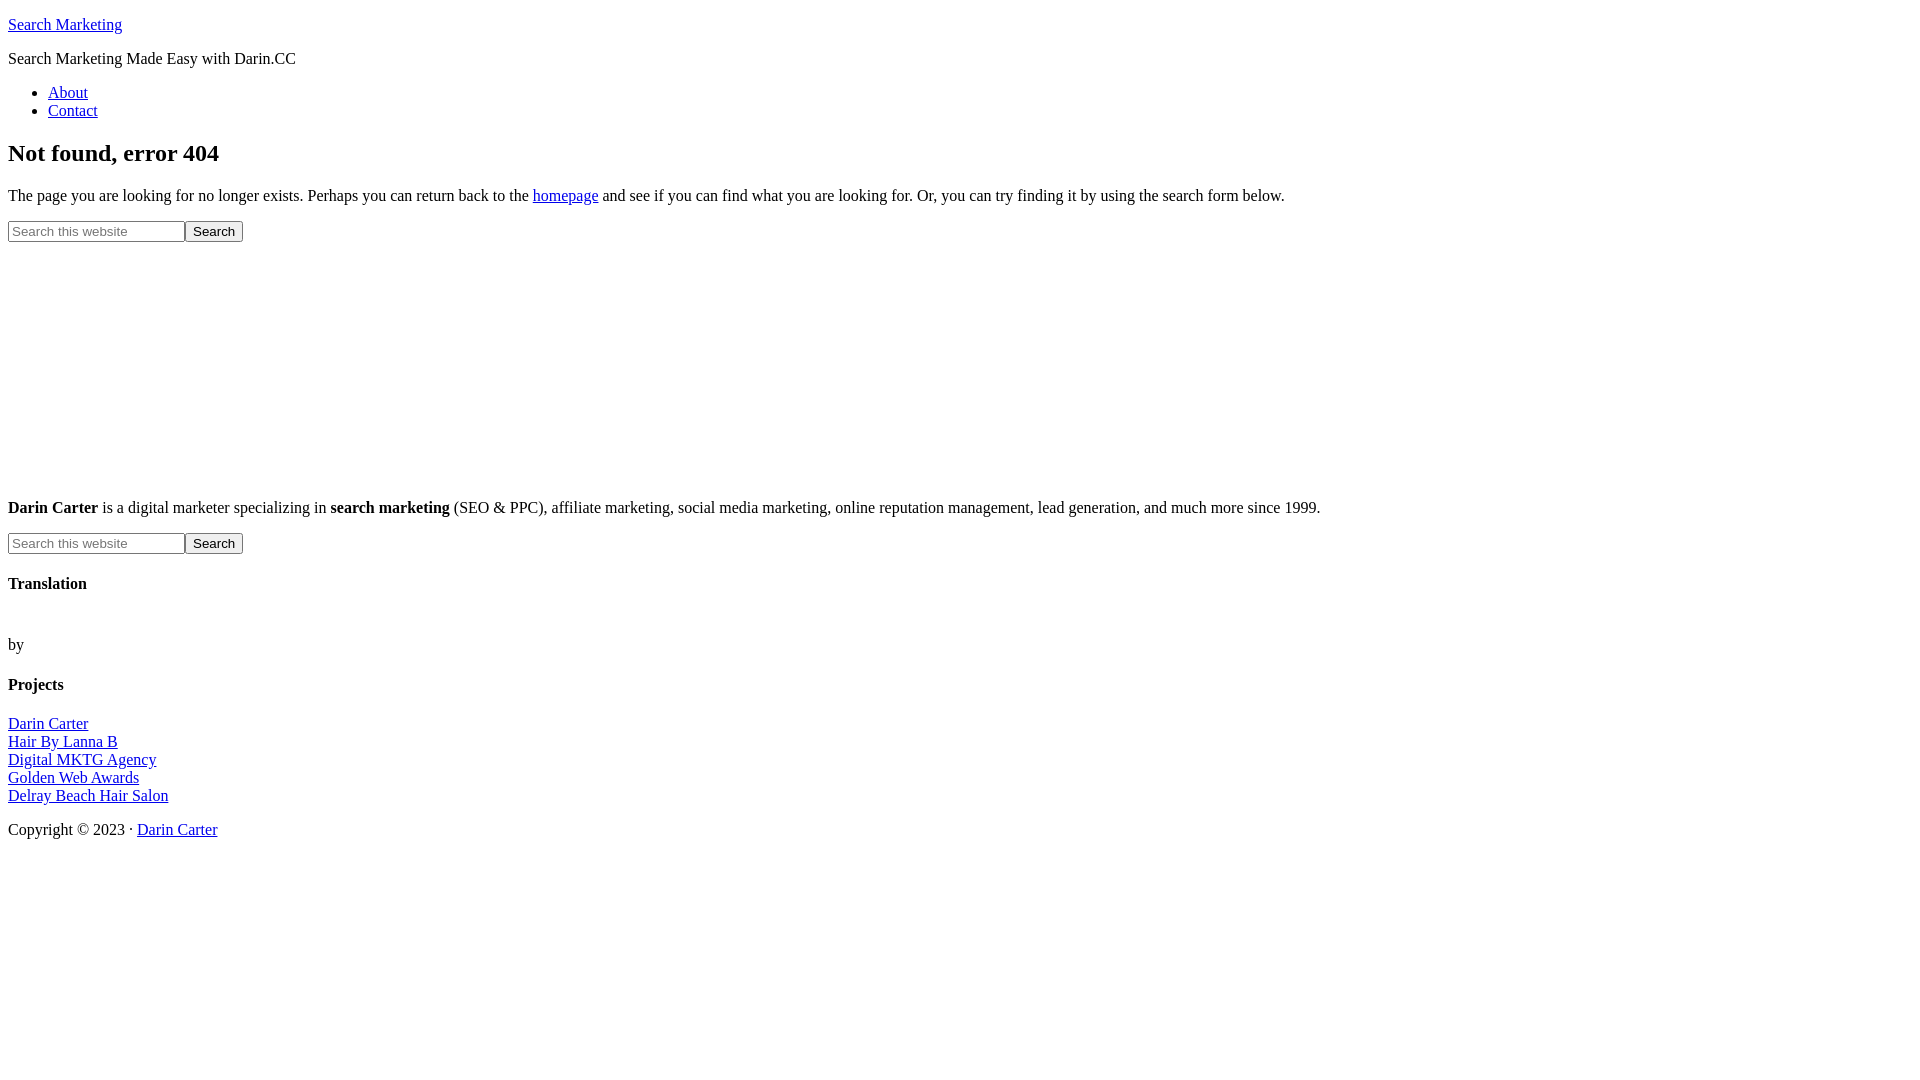 Image resolution: width=1920 pixels, height=1080 pixels. Describe the element at coordinates (73, 776) in the screenshot. I see `'Golden Web Awards'` at that location.